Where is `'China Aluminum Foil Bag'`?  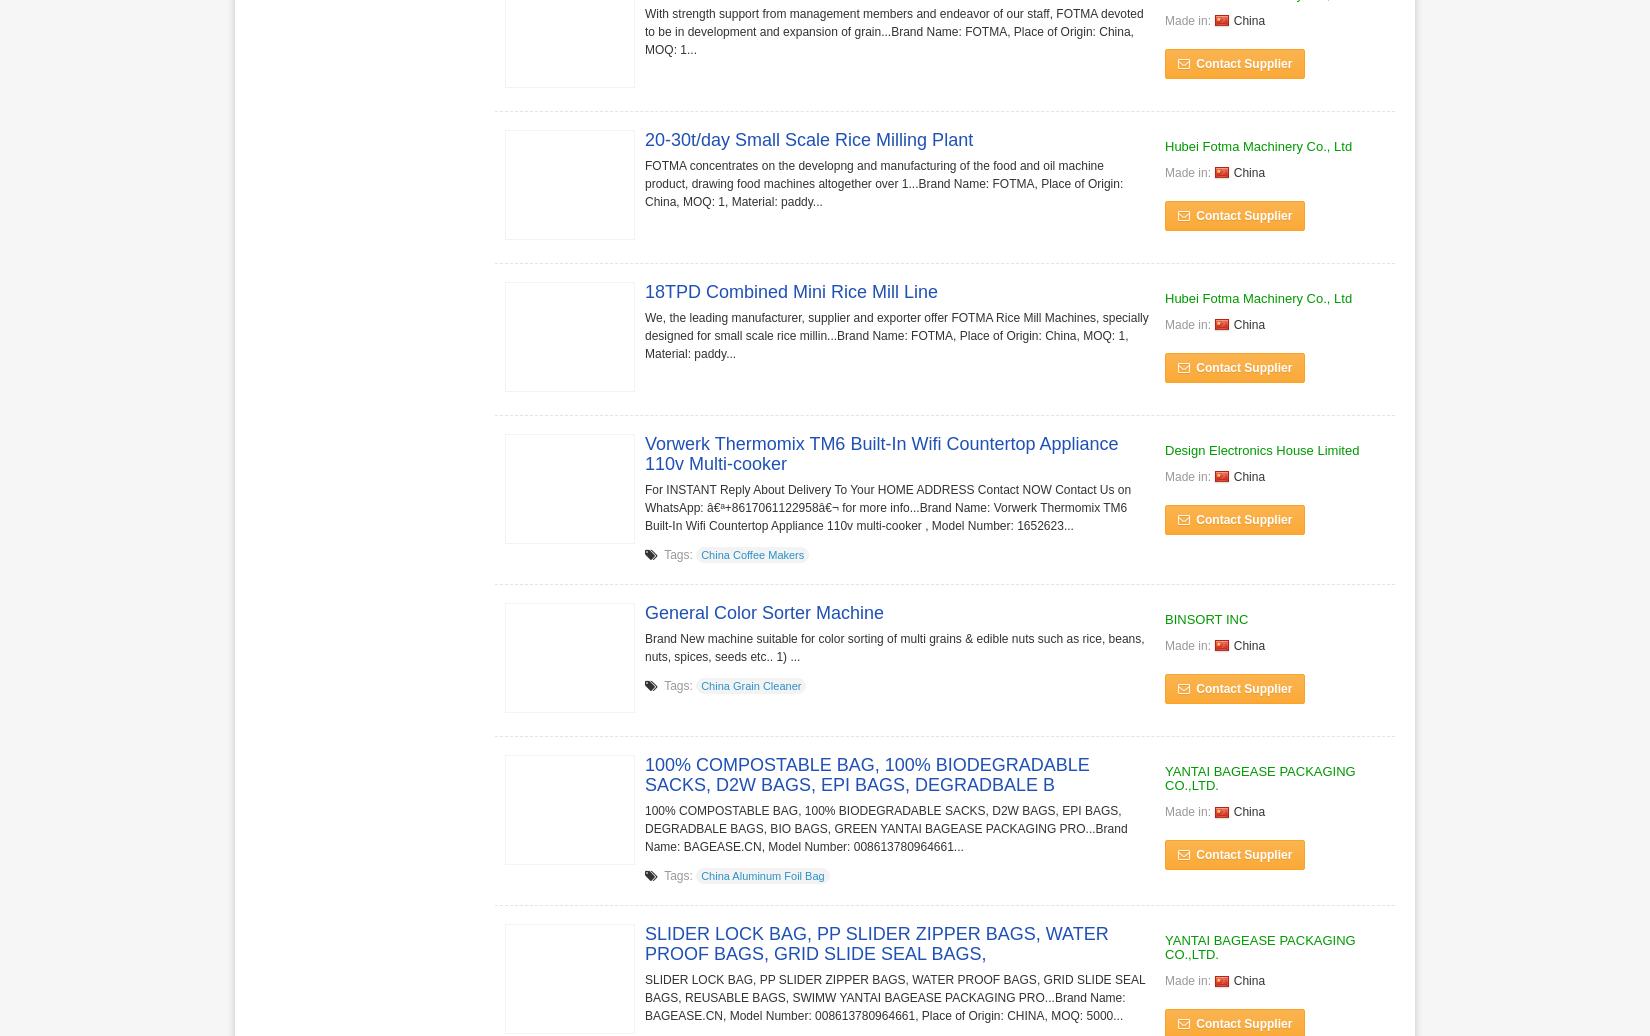 'China Aluminum Foil Bag' is located at coordinates (699, 875).